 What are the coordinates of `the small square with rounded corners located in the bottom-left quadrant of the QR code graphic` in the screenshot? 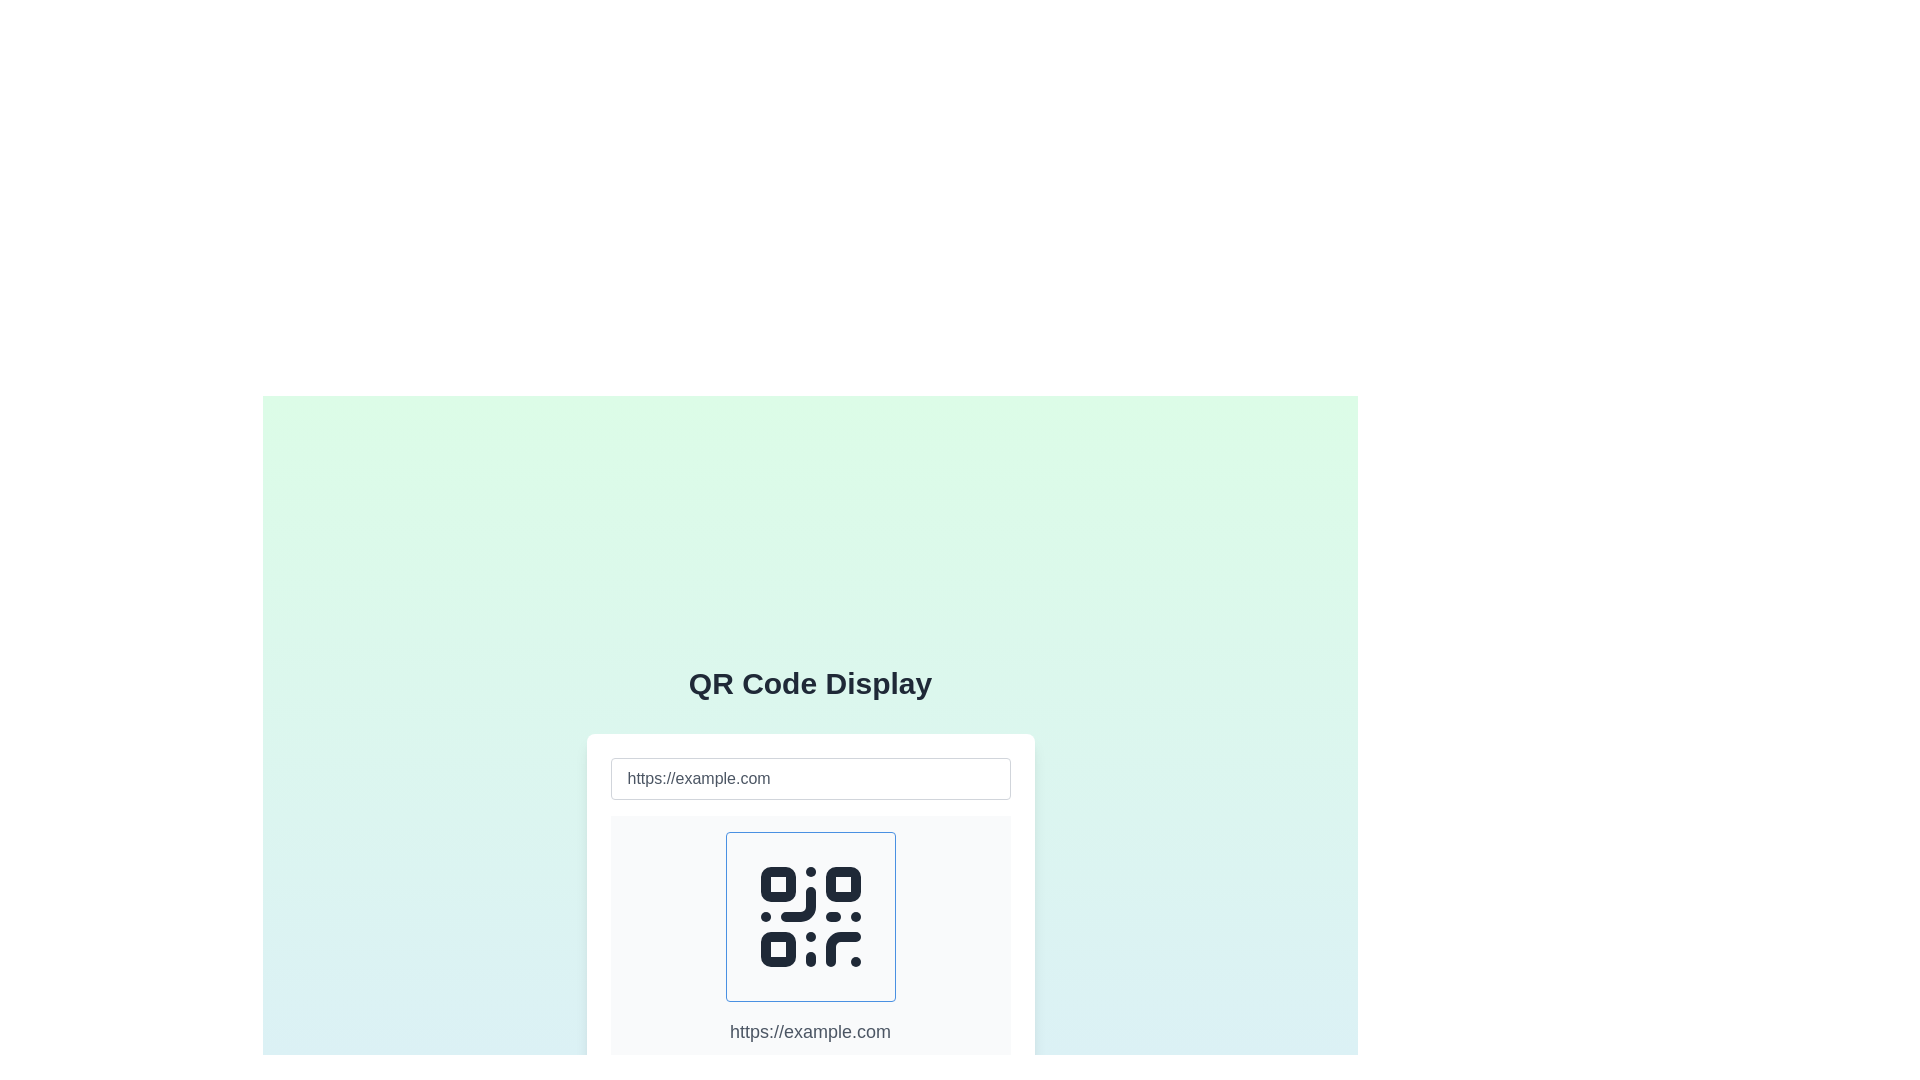 It's located at (776, 948).